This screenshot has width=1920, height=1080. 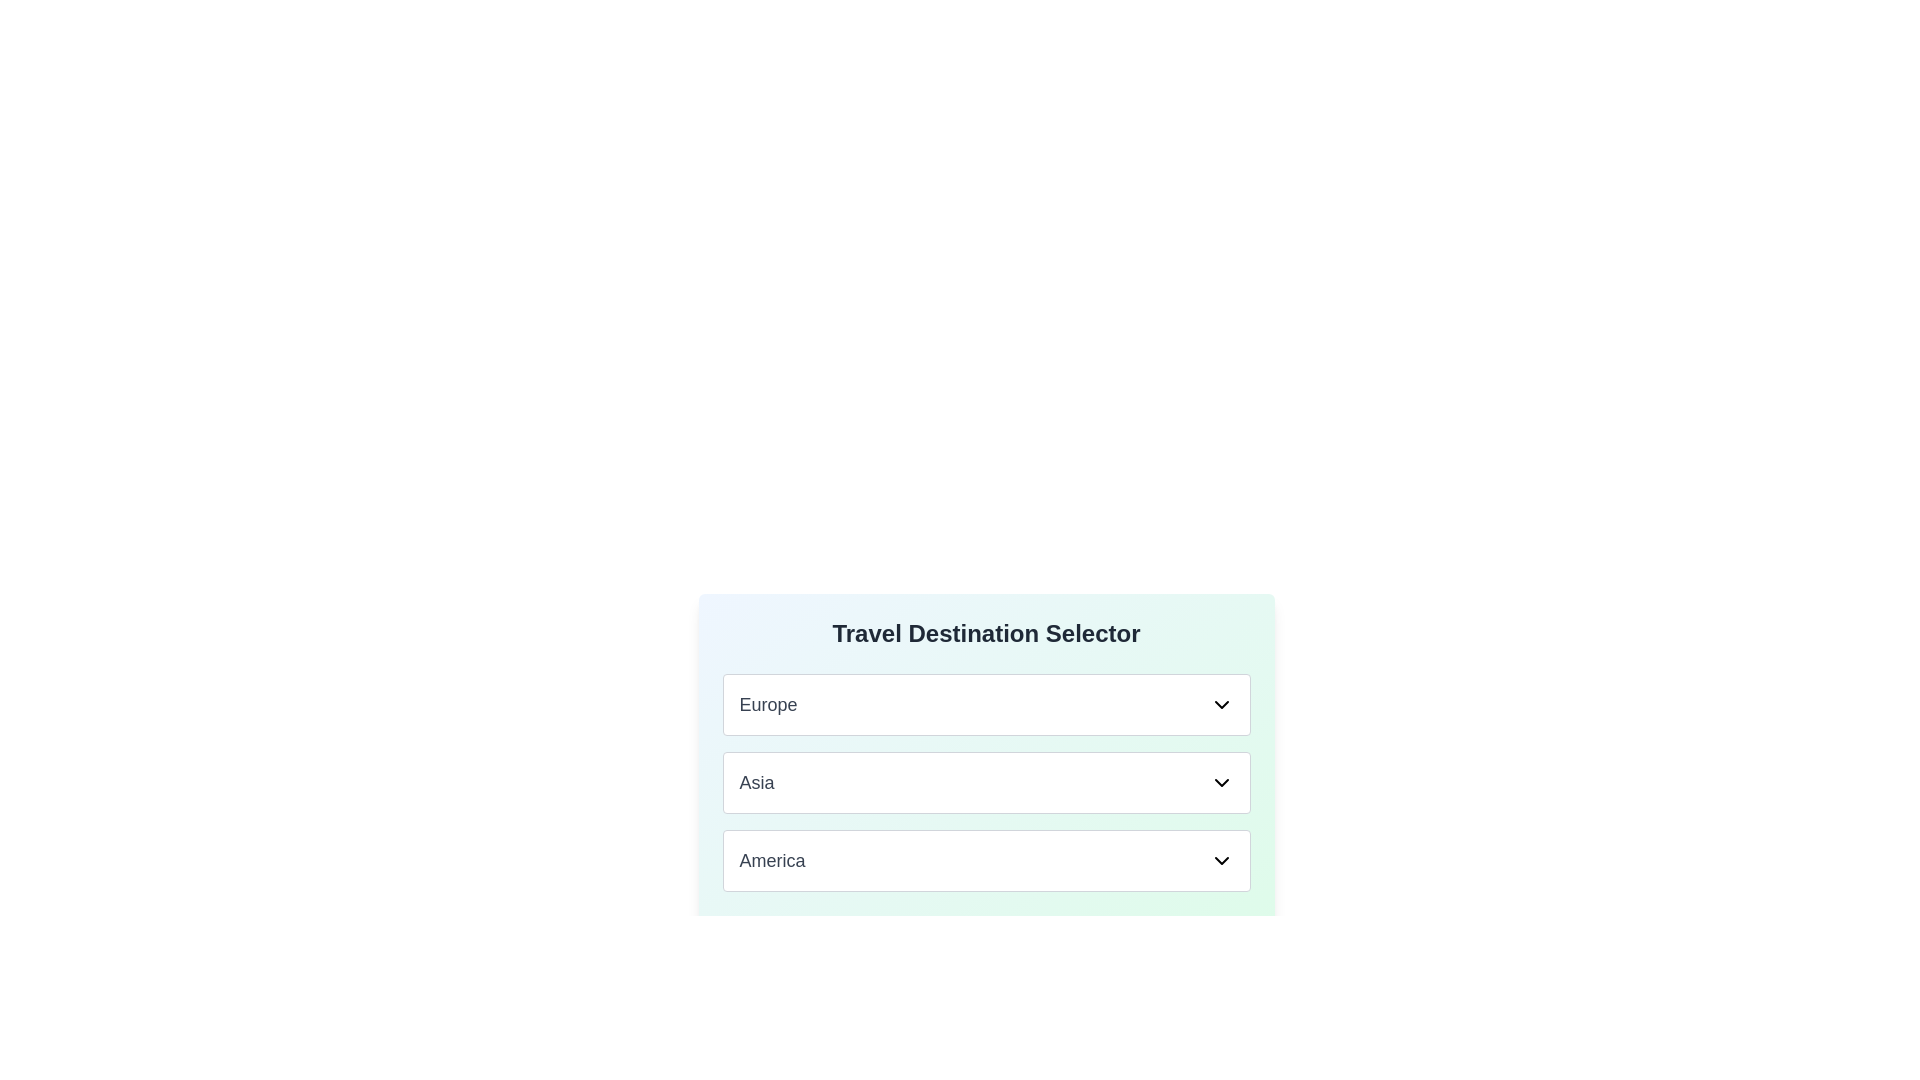 I want to click on the Dropdown selector item labeled 'America' which is a white rounded rectangle with a gray border, located at the bottom of a vertically arranged list of three elements, so click(x=986, y=859).